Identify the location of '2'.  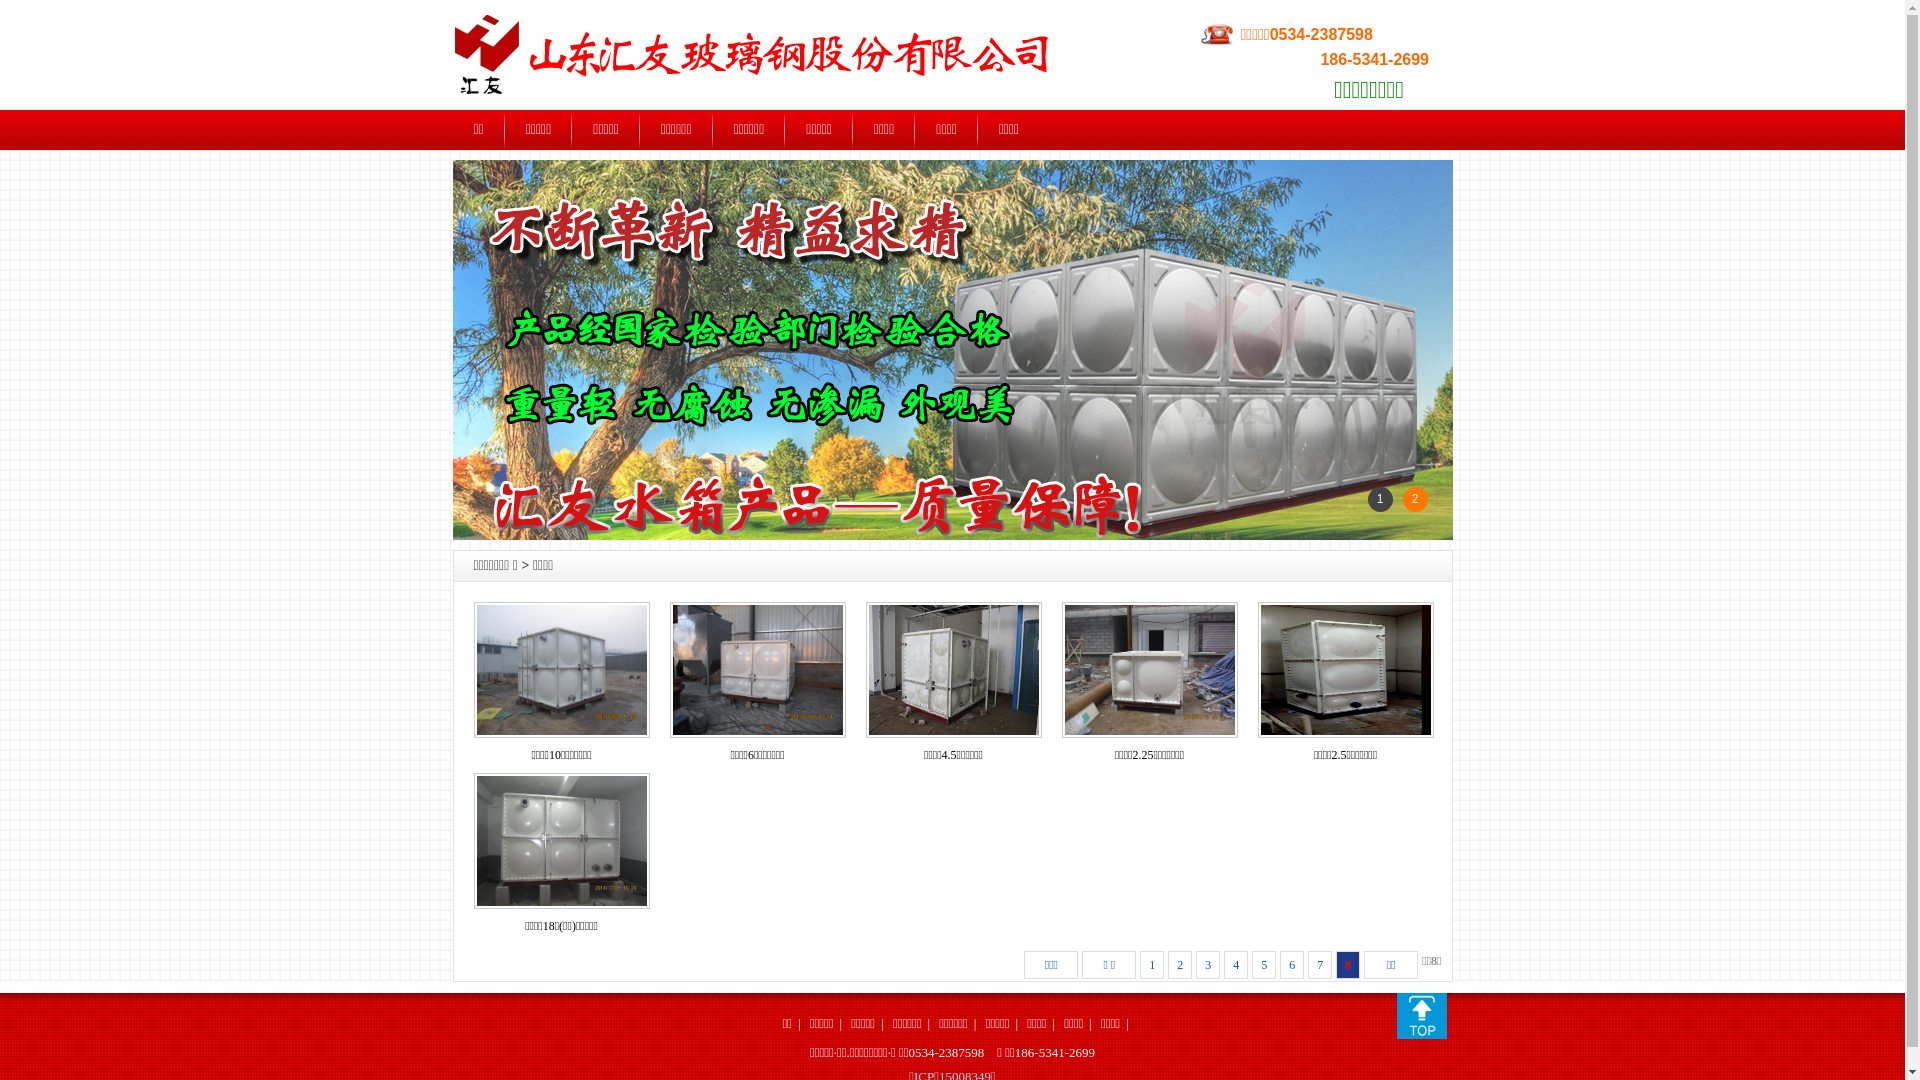
(1180, 963).